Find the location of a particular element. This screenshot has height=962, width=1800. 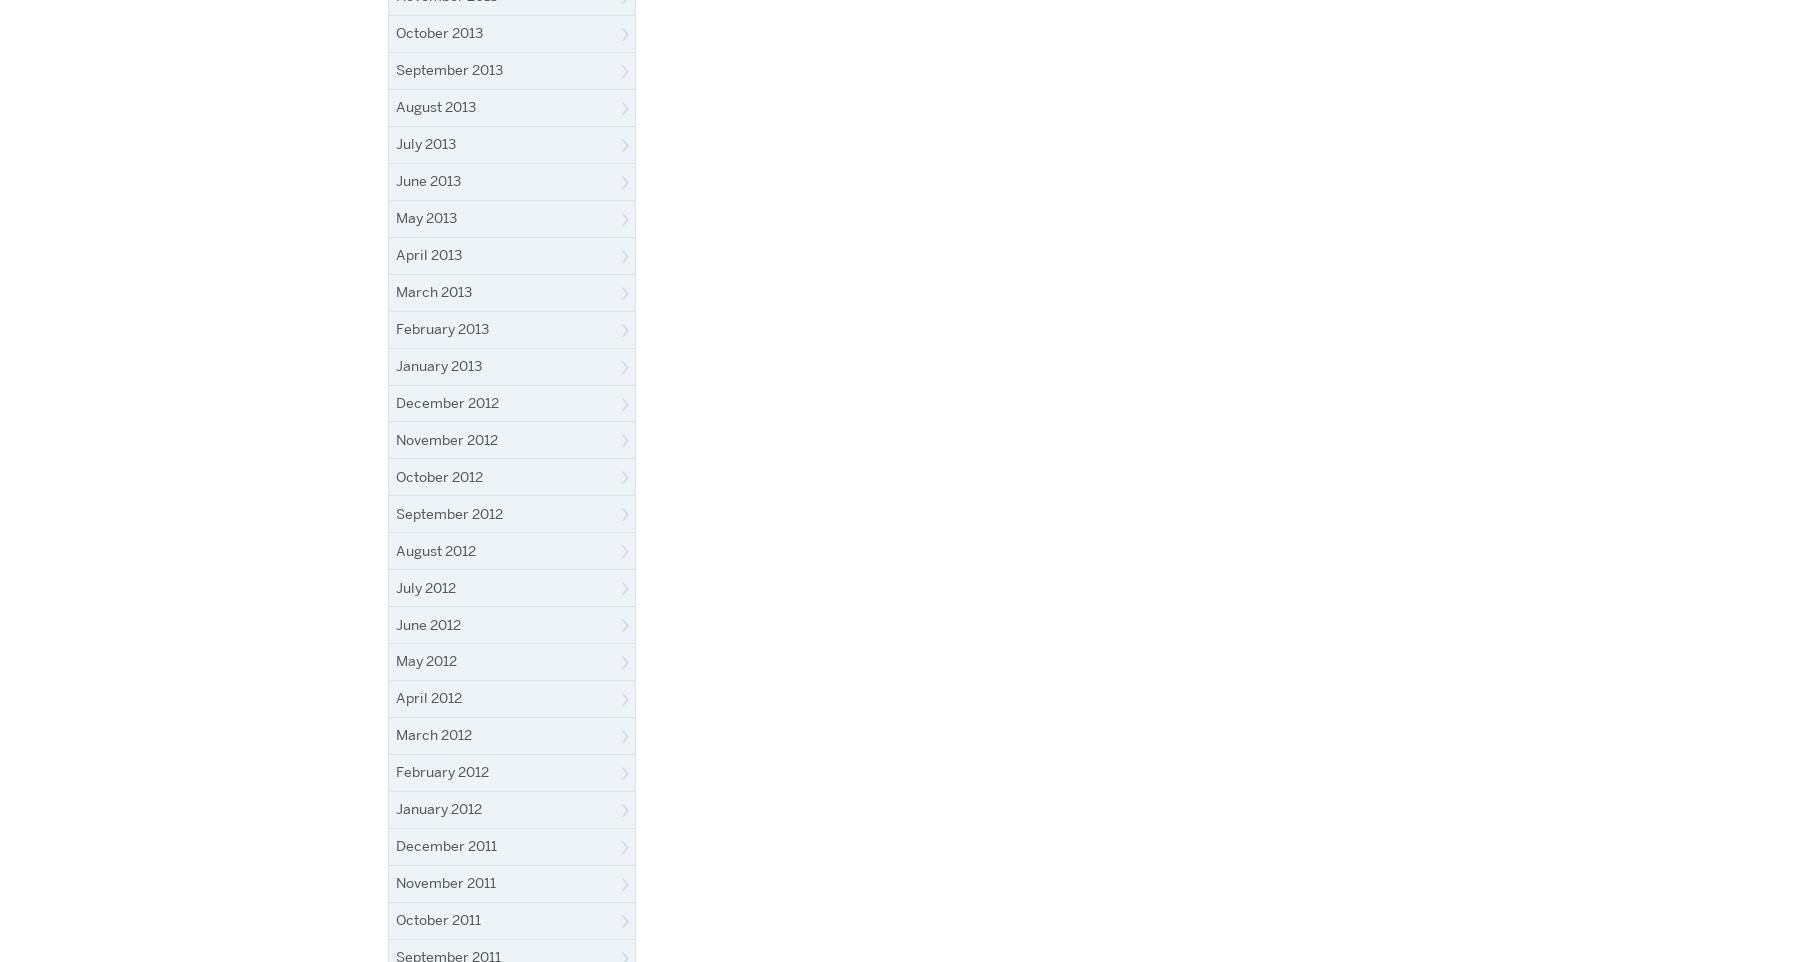

'May 2013' is located at coordinates (396, 216).